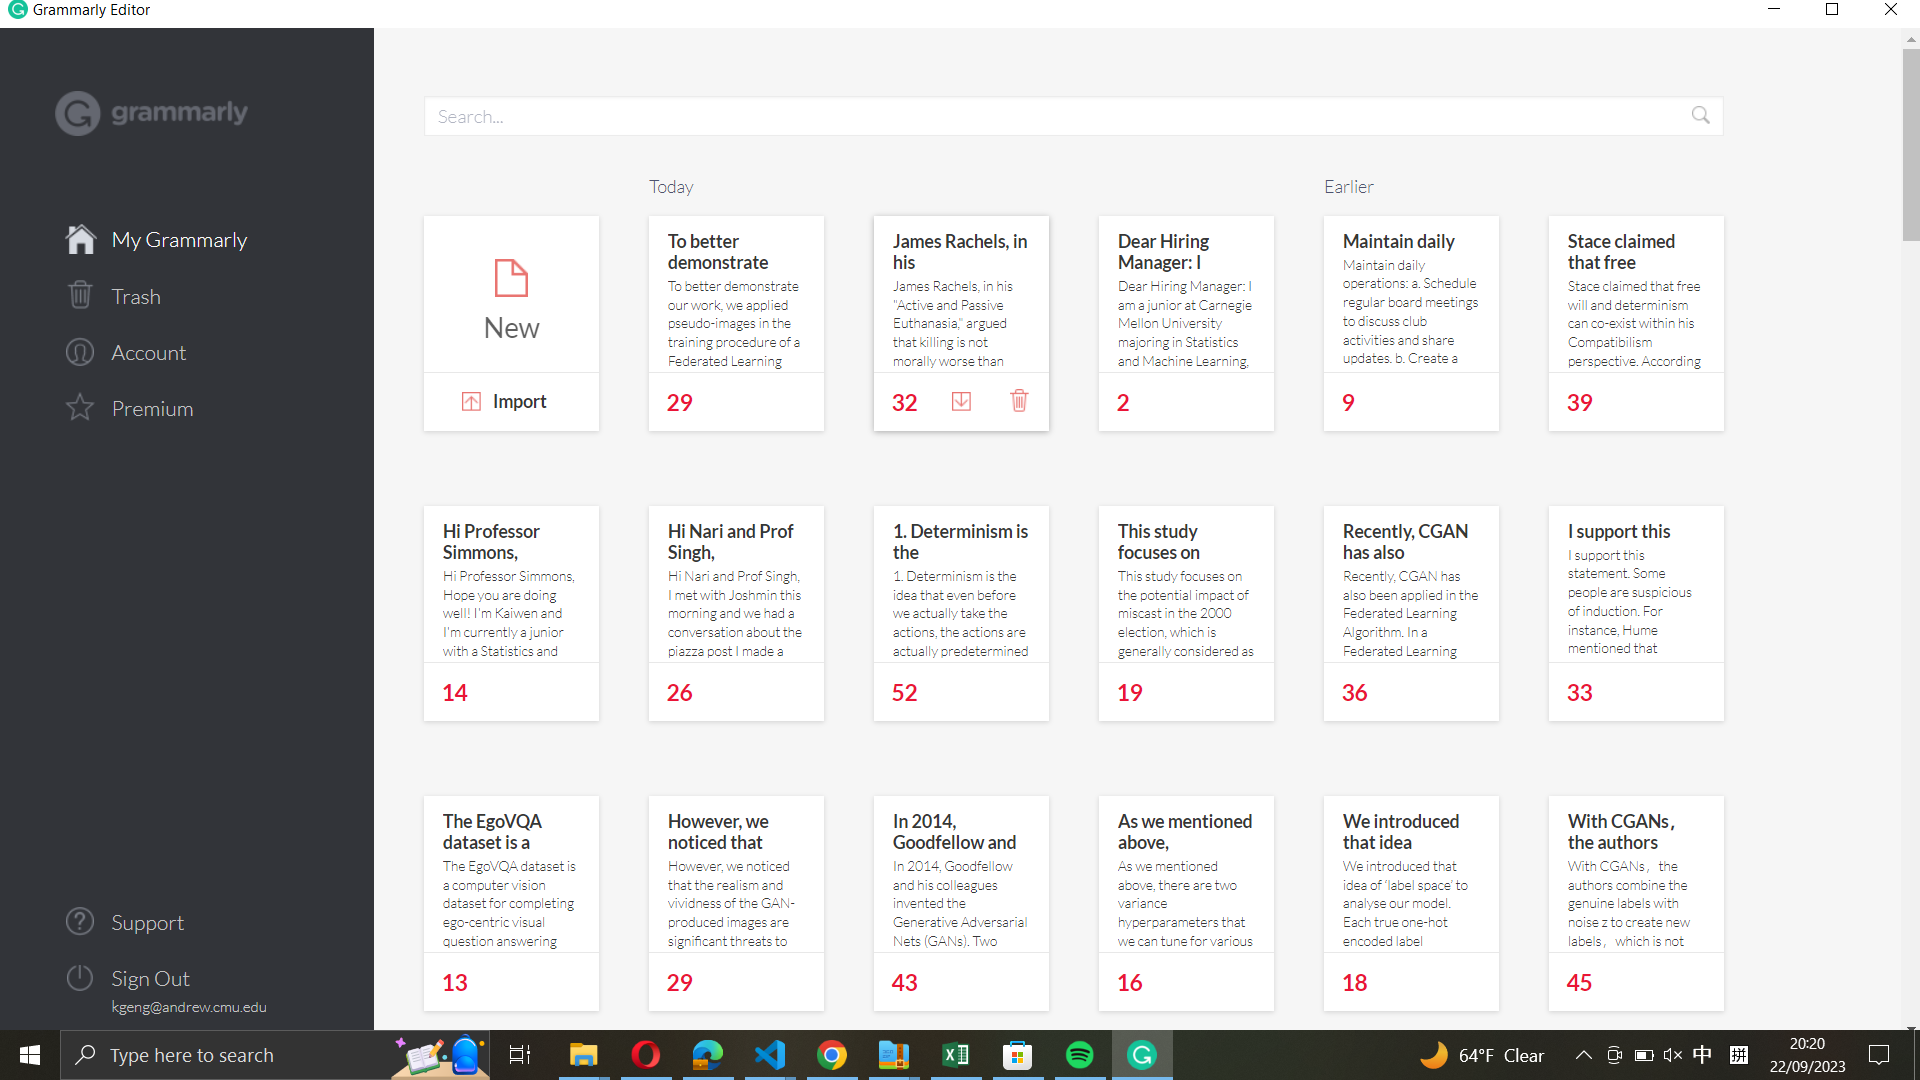 The width and height of the screenshot is (1920, 1080). I want to click on a note to maintain daily earlier first note, so click(1411, 293).